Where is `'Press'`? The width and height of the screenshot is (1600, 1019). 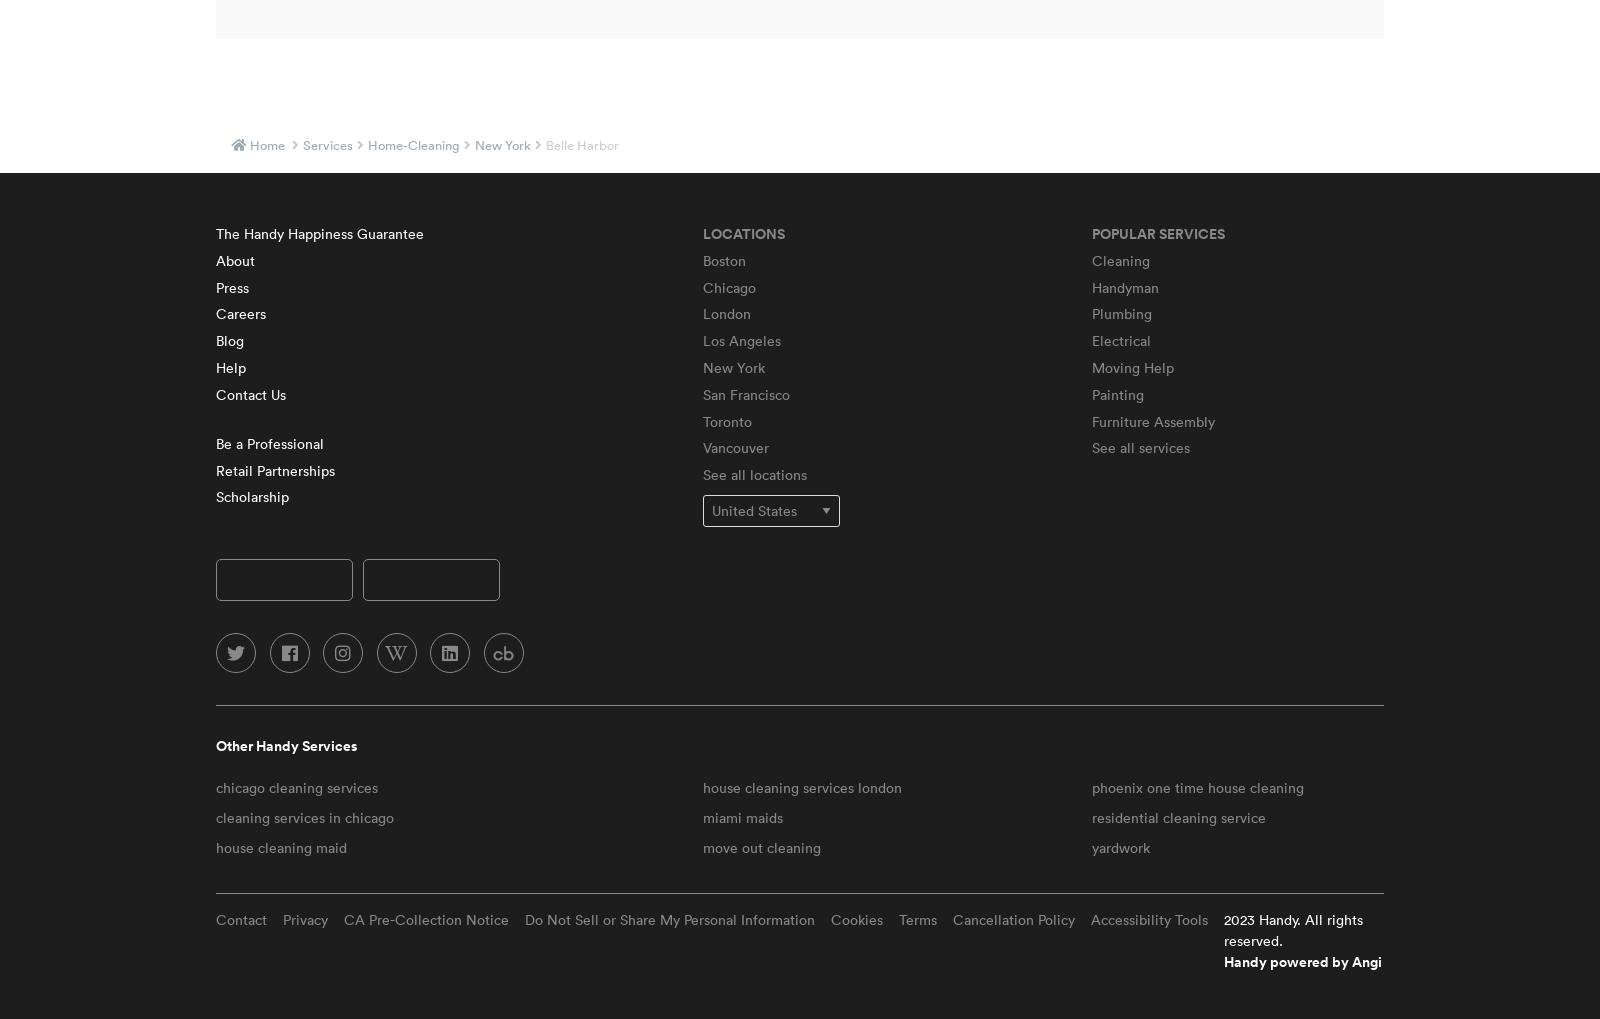 'Press' is located at coordinates (232, 285).